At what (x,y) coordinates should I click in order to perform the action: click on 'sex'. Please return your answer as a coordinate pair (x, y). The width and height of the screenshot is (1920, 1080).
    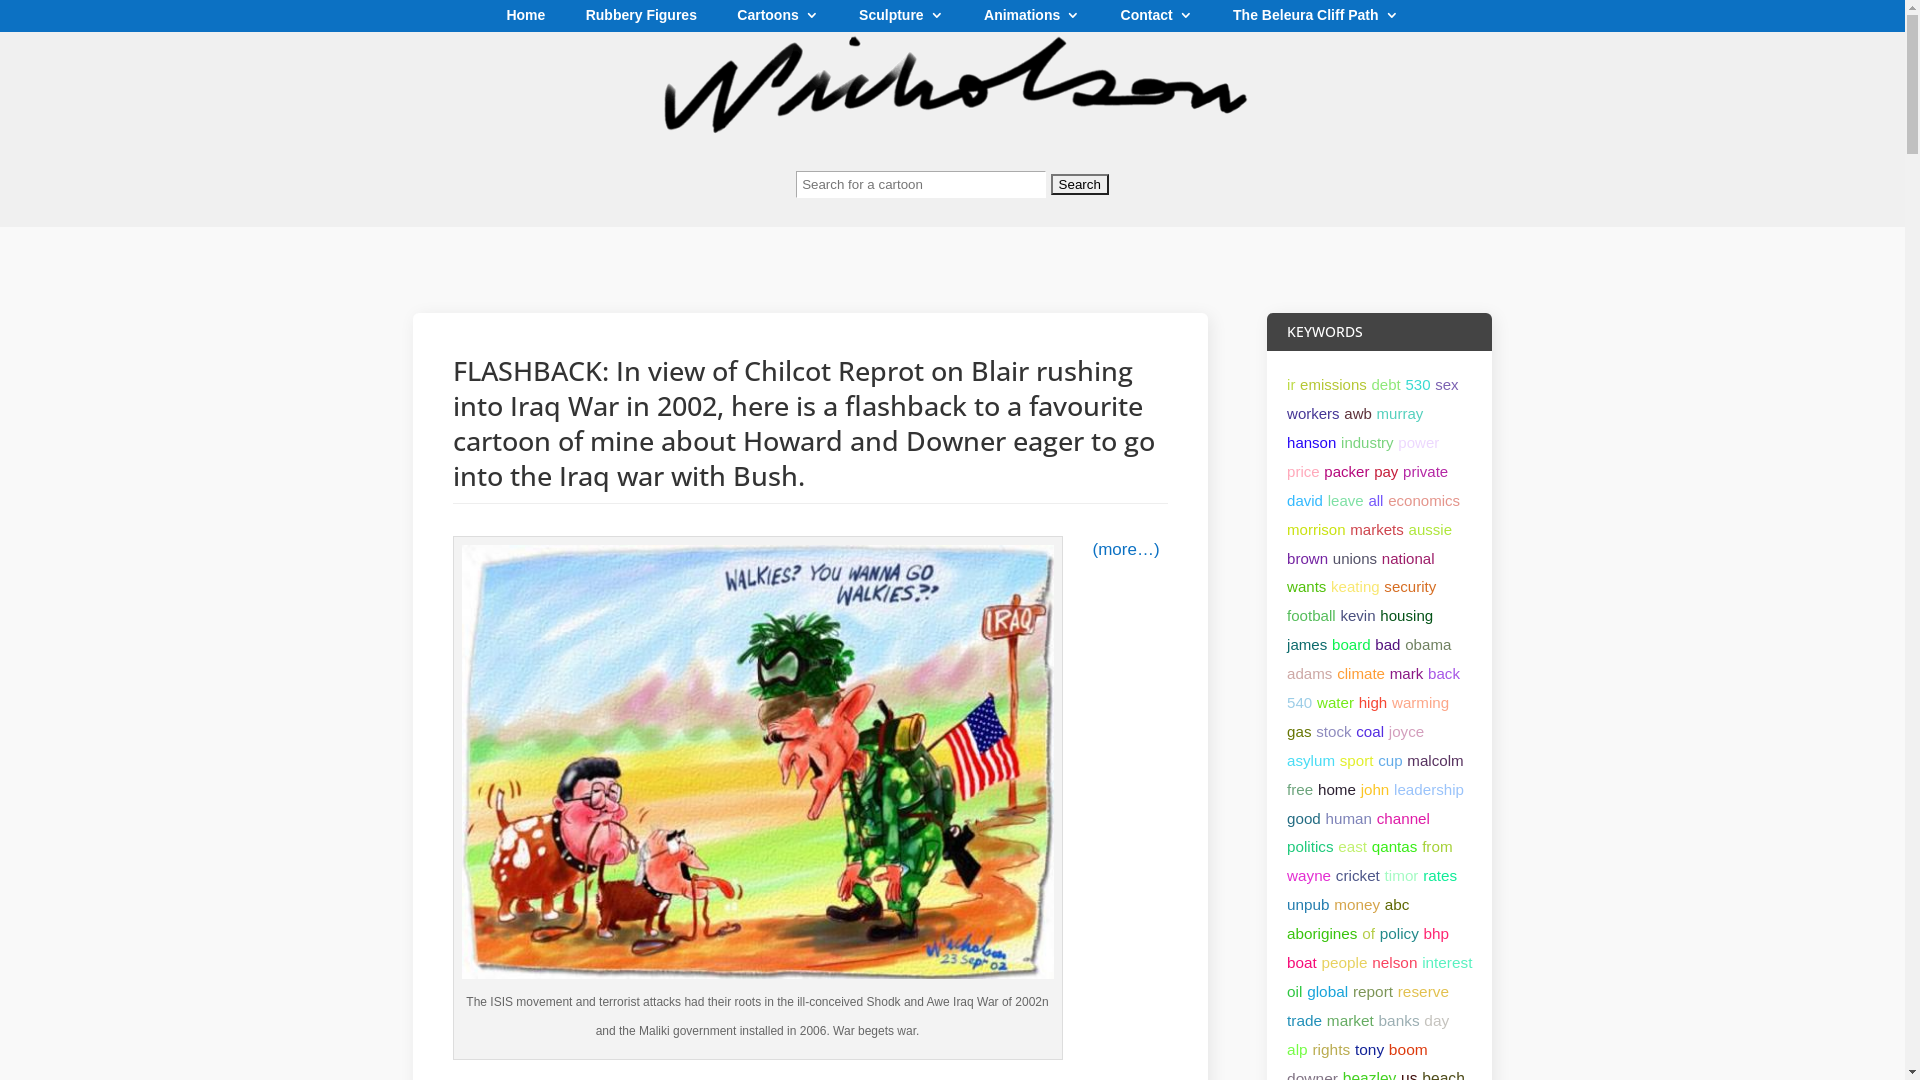
    Looking at the image, I should click on (1446, 384).